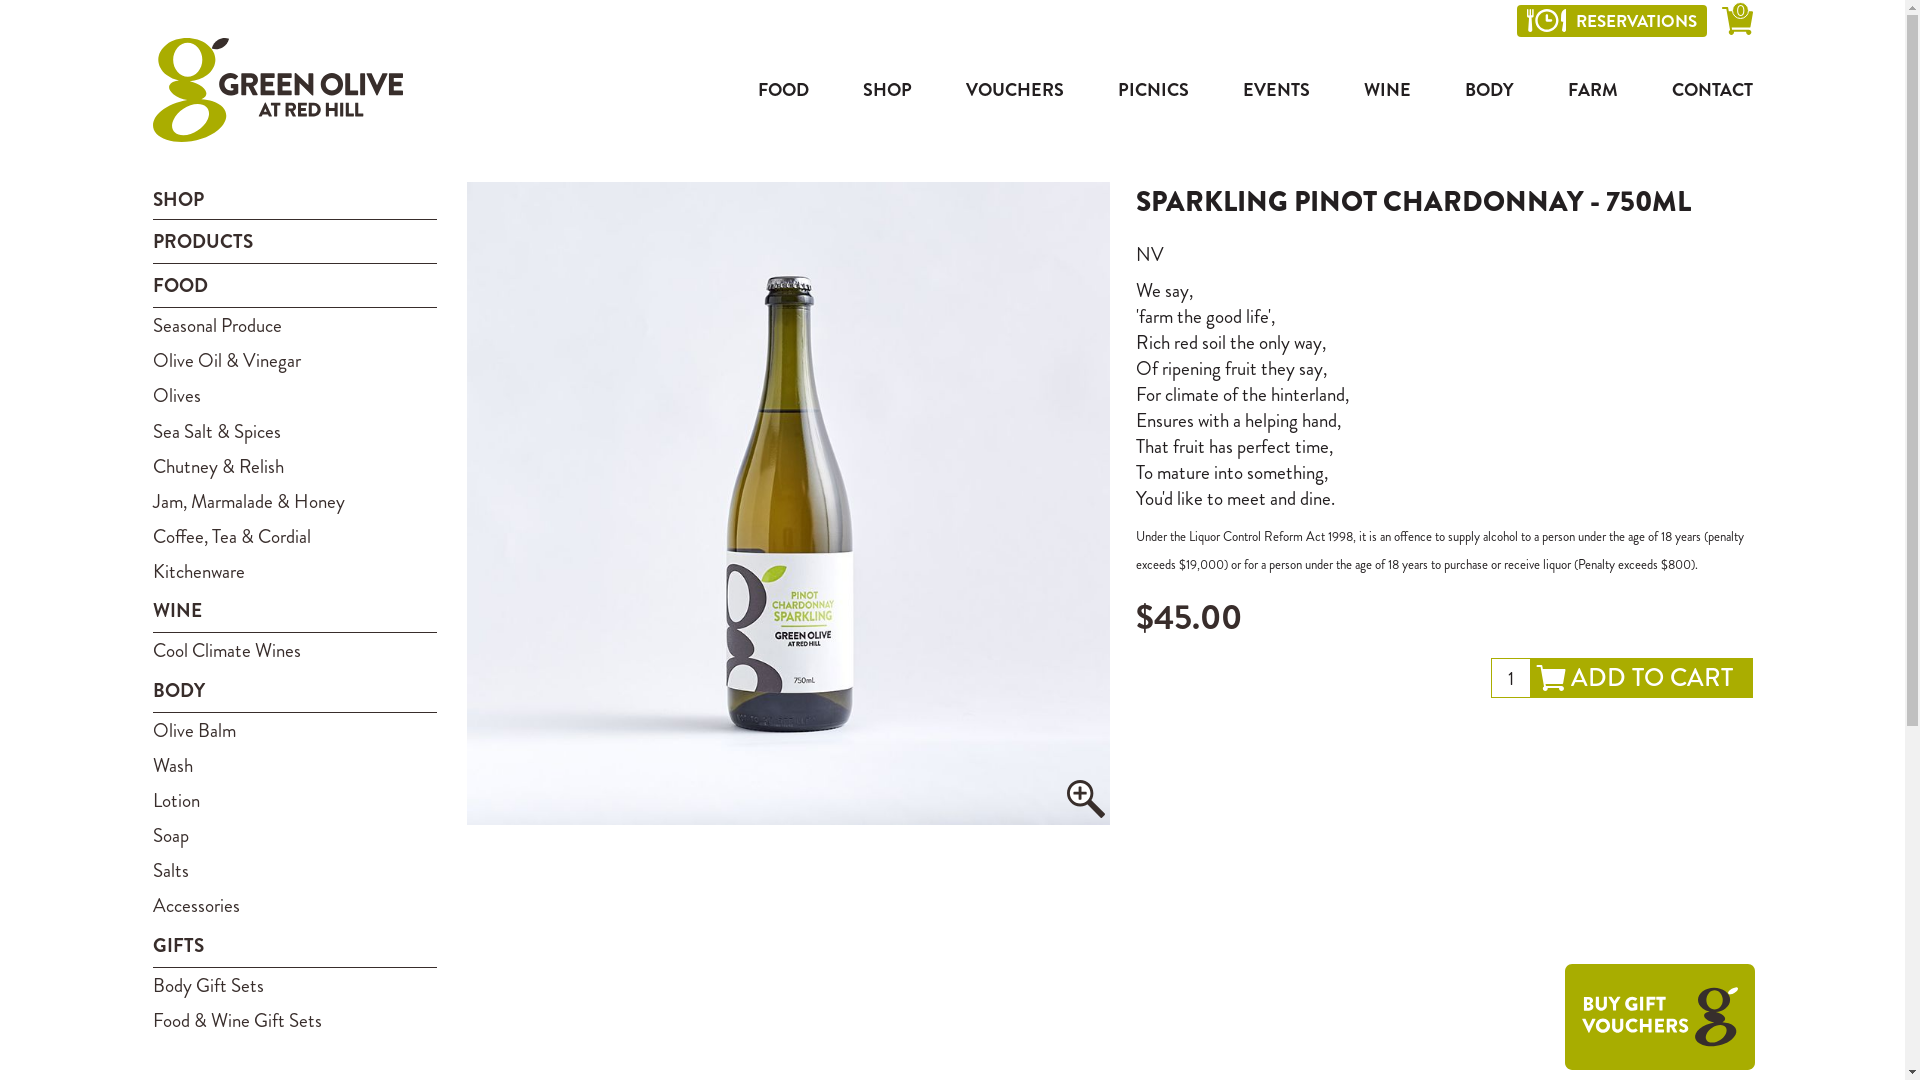 This screenshot has height=1080, width=1920. Describe the element at coordinates (1274, 88) in the screenshot. I see `'EVENTS'` at that location.